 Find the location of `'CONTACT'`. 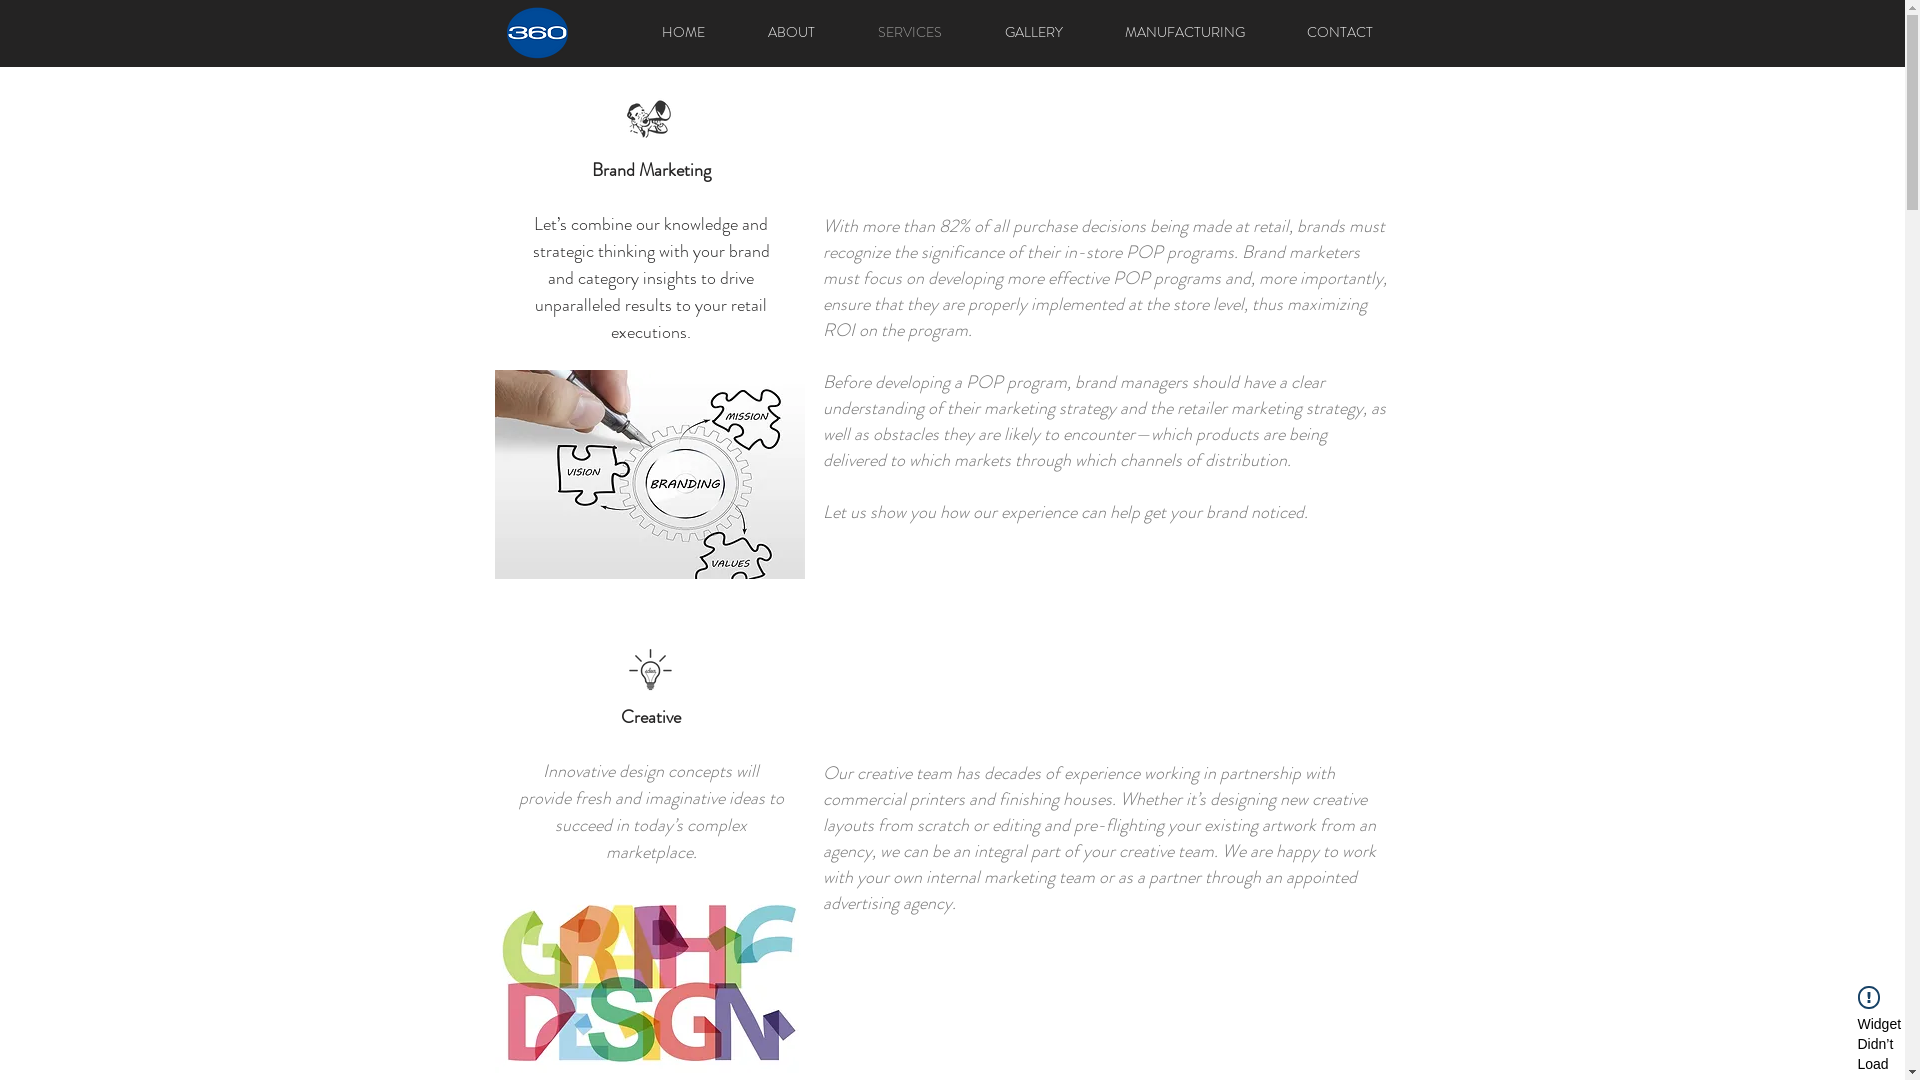

'CONTACT' is located at coordinates (1275, 31).